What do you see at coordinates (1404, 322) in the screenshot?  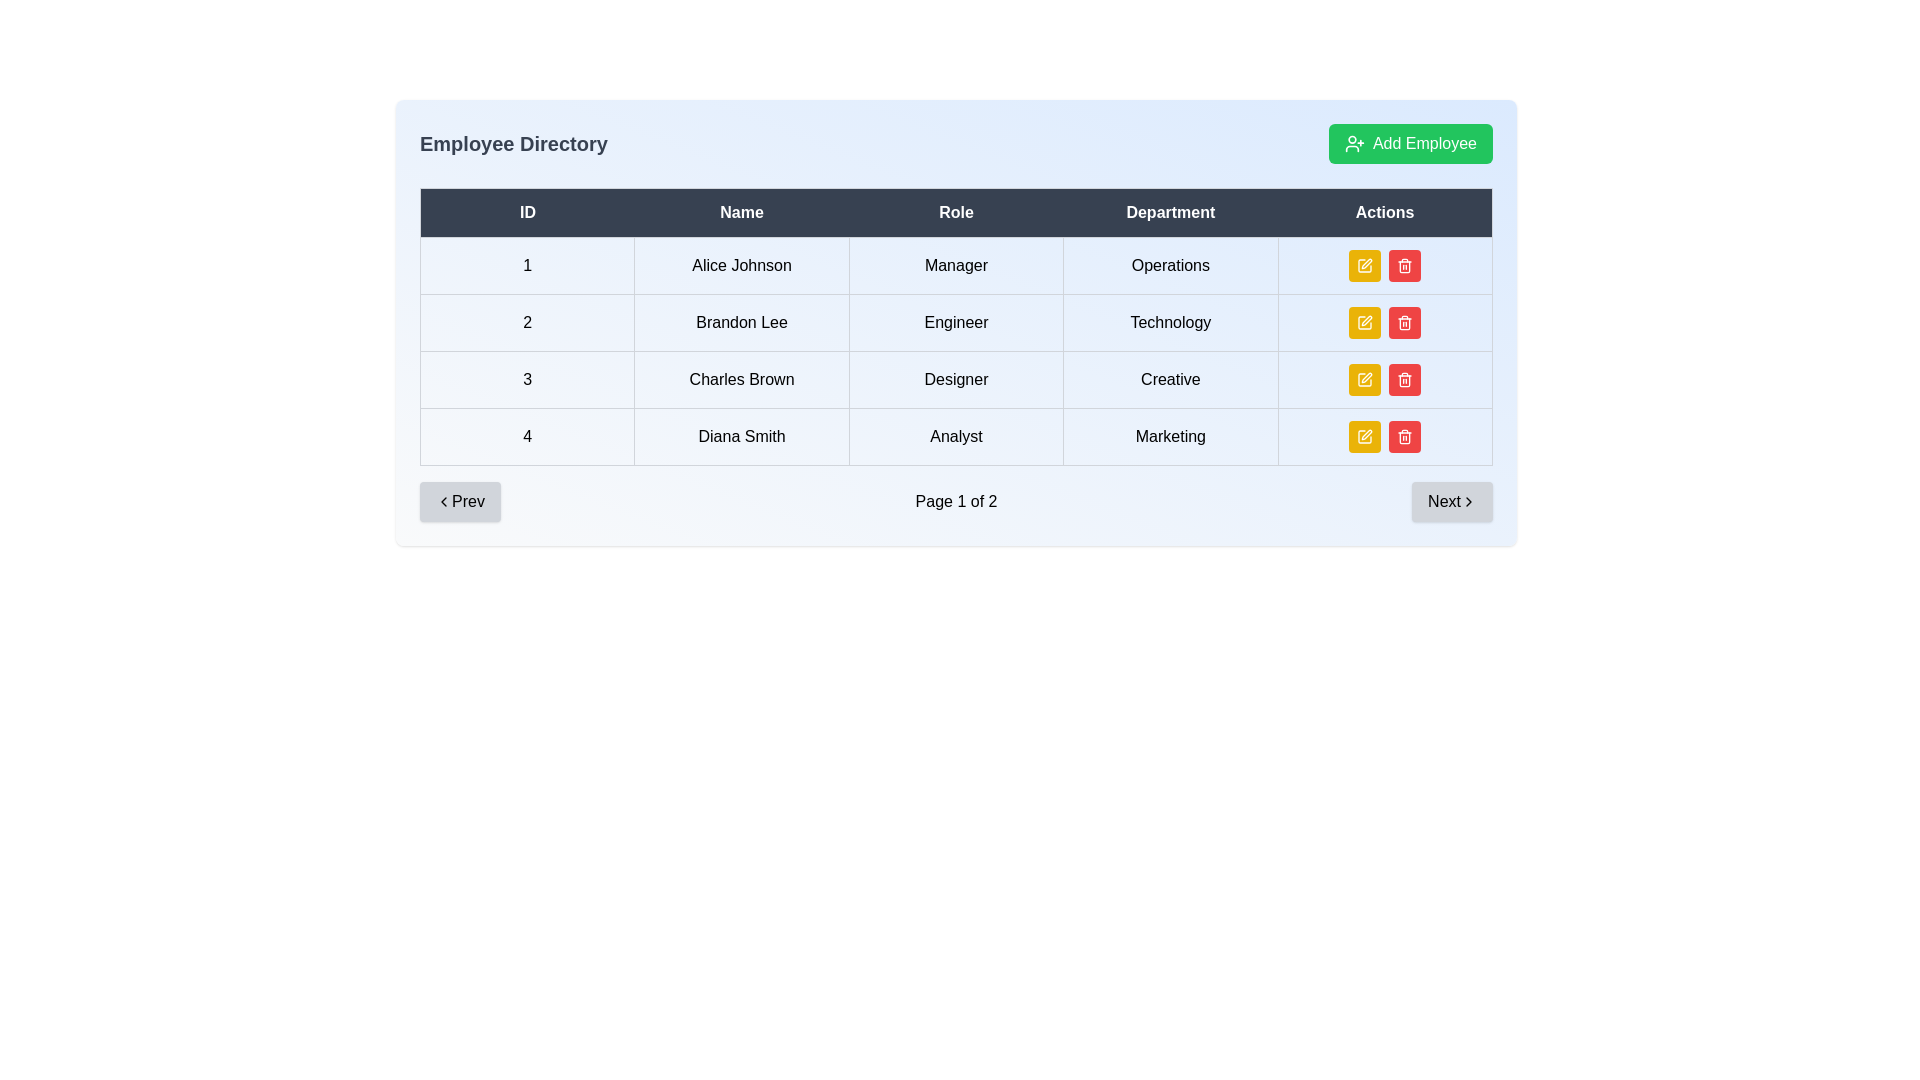 I see `the trash can icon with a red background located in the 'Actions' column of the fourth row in the table` at bounding box center [1404, 322].